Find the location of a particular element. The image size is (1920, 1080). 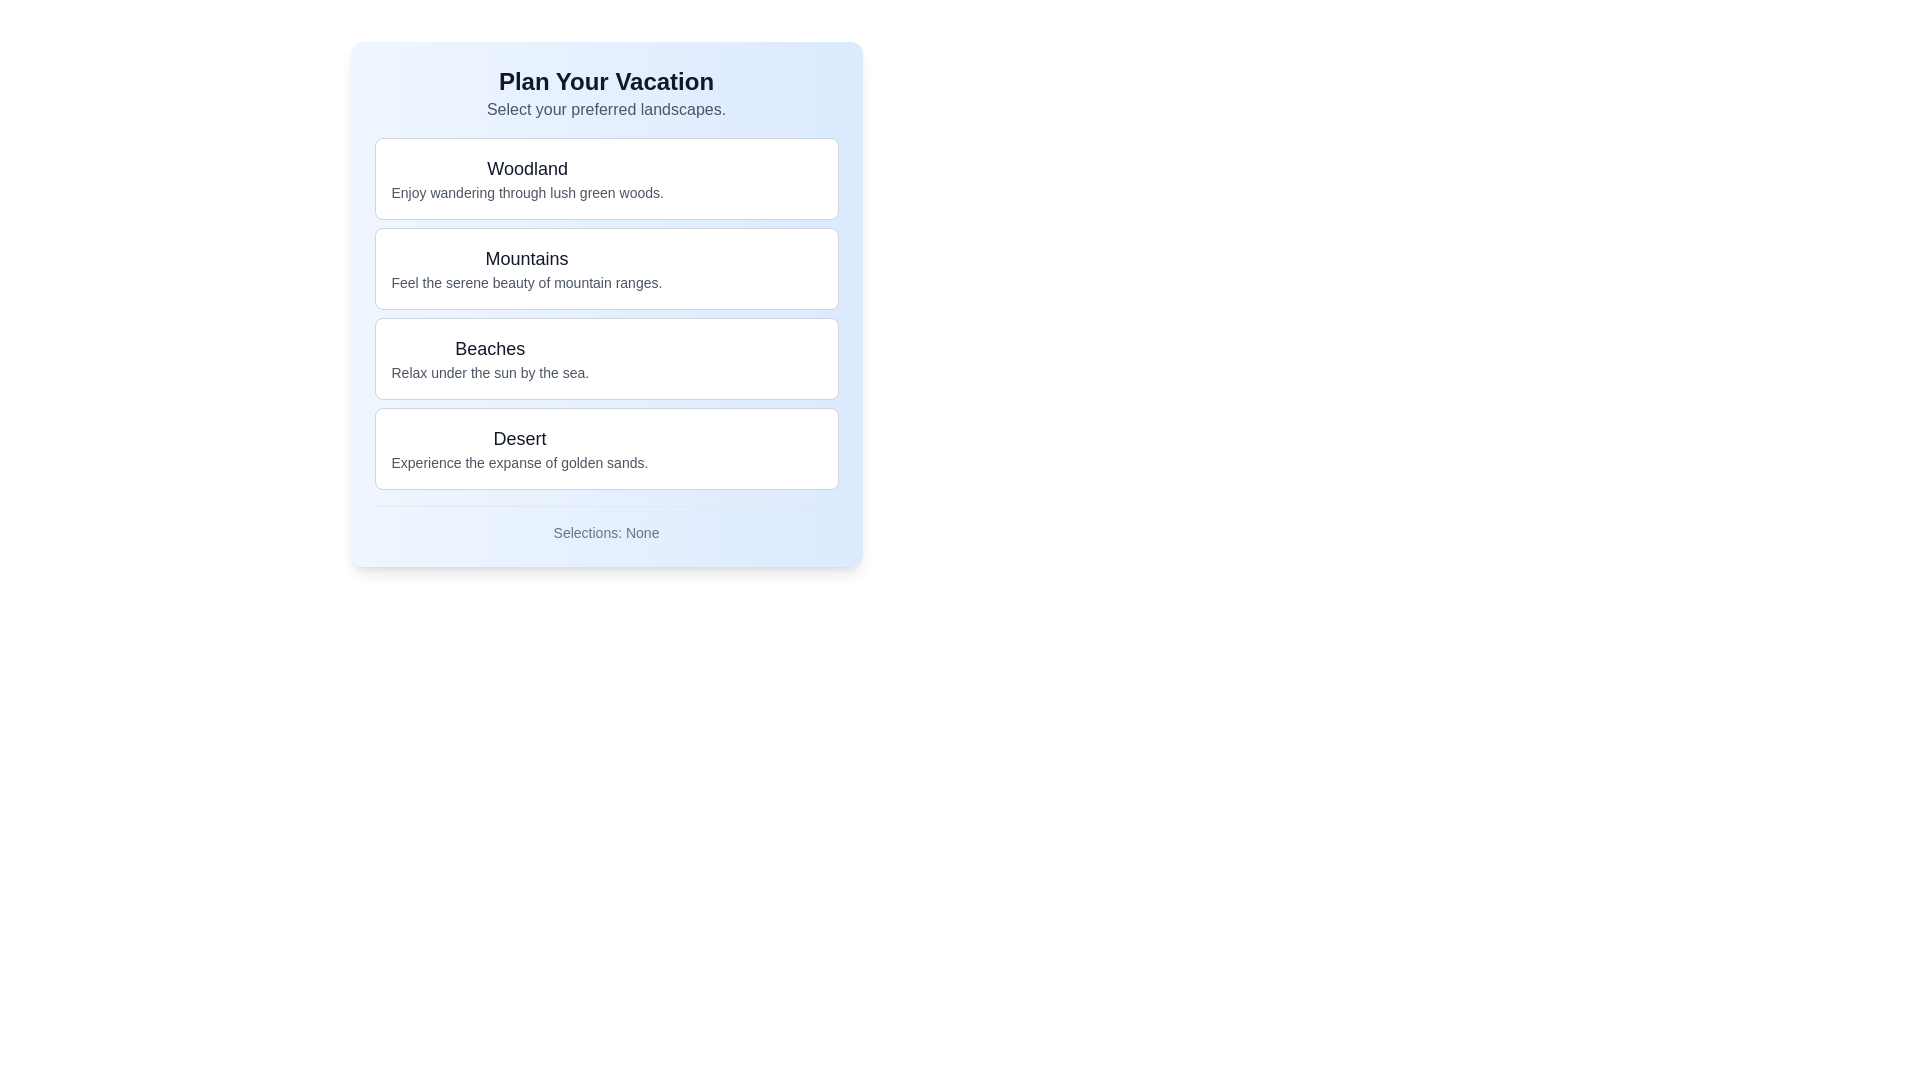

the descriptive text element that provides additional information about the 'Desert' option in the selection interface, located below the bold title 'Desert' is located at coordinates (519, 462).